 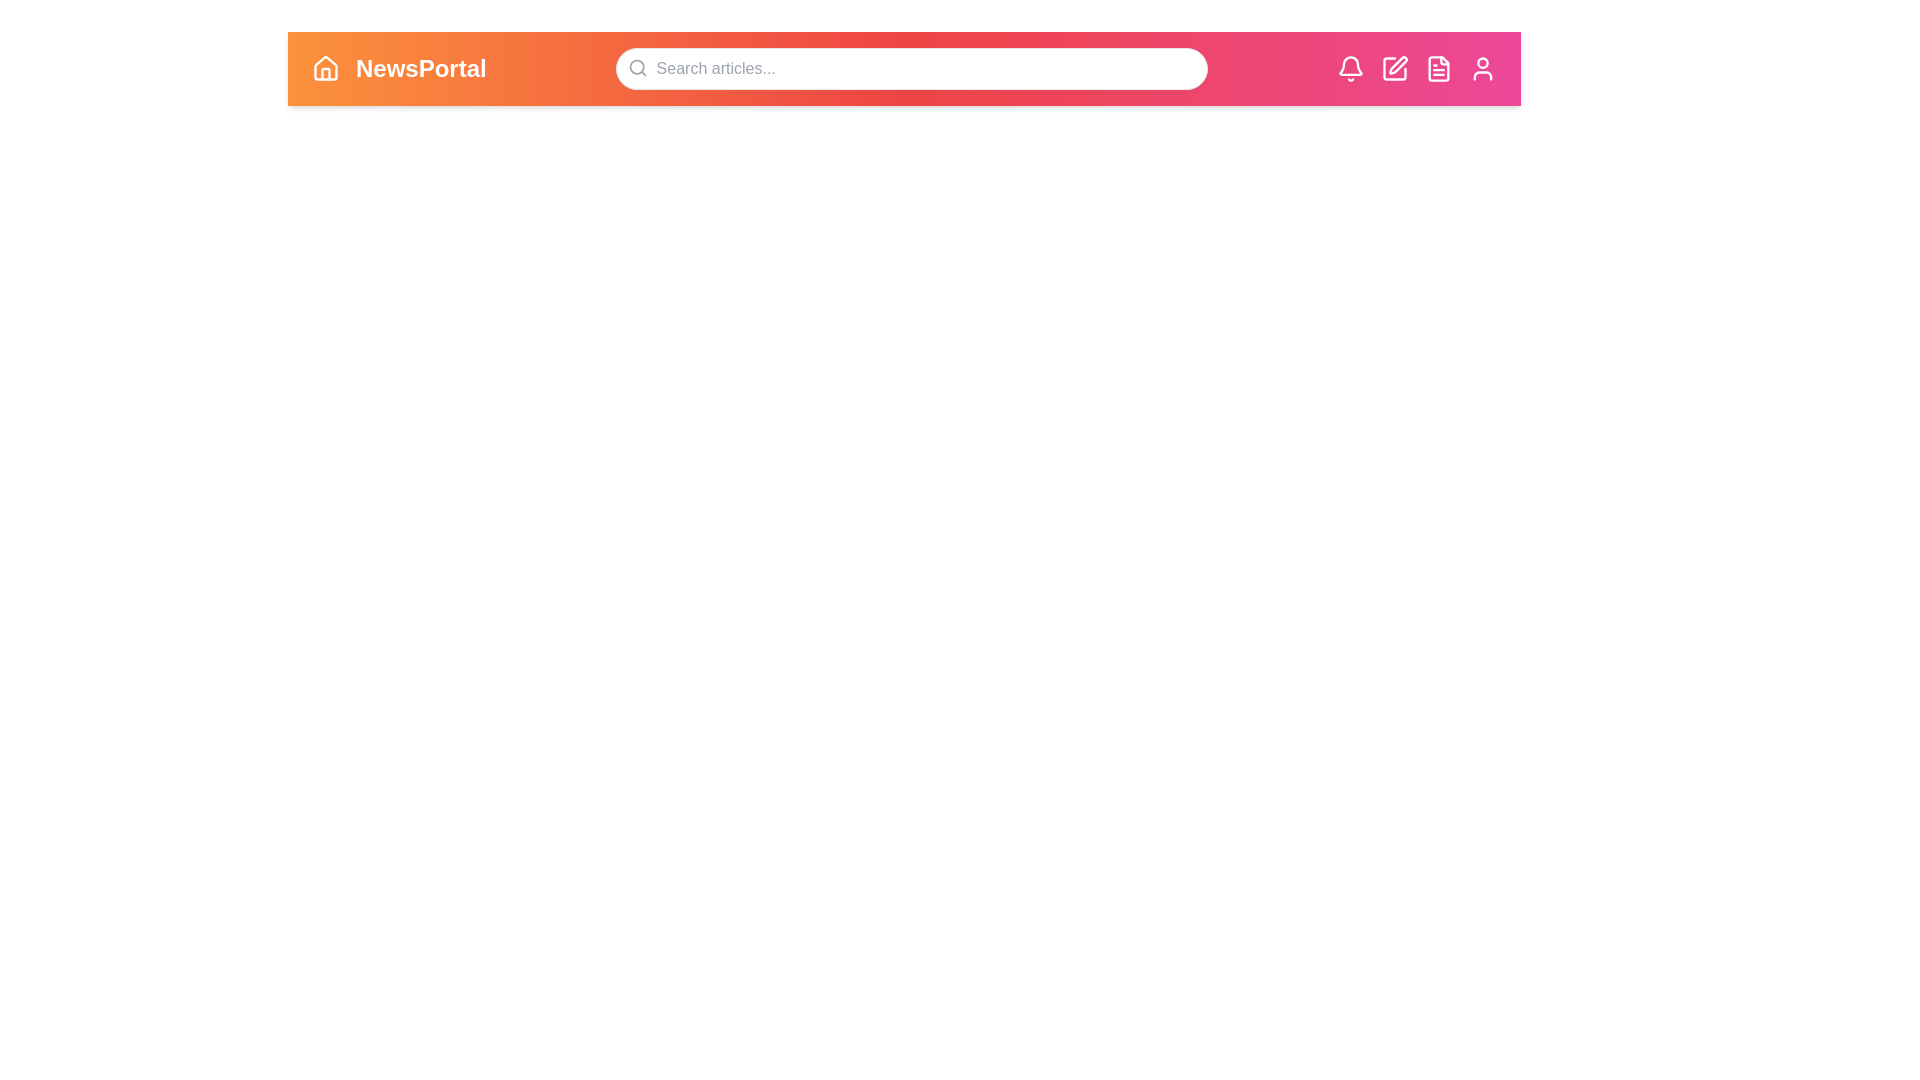 What do you see at coordinates (910, 68) in the screenshot?
I see `the search bar and type the query 'example query'` at bounding box center [910, 68].